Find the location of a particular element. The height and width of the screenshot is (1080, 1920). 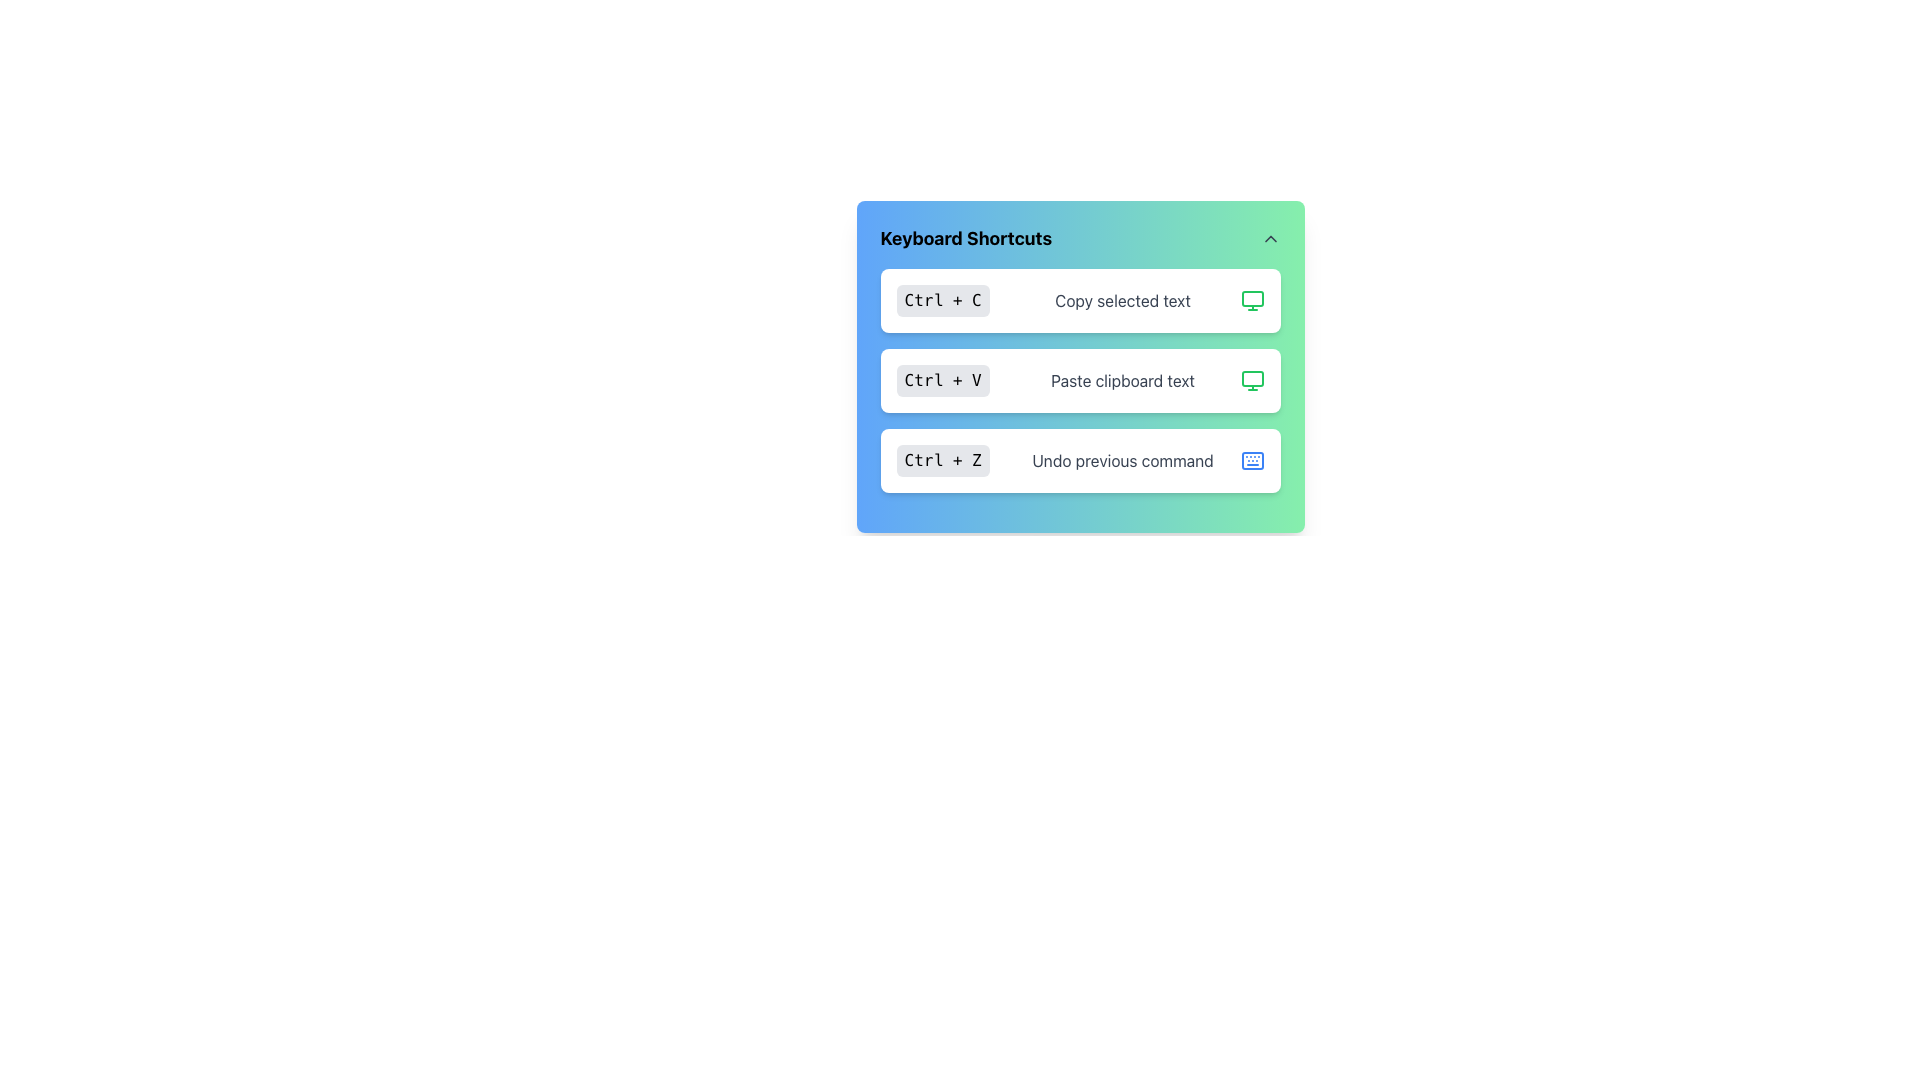

the 'Ctrl + Z' text label, which is a small rectangular box with a light gray background, located in the third row of shortcut instructions is located at coordinates (942, 461).